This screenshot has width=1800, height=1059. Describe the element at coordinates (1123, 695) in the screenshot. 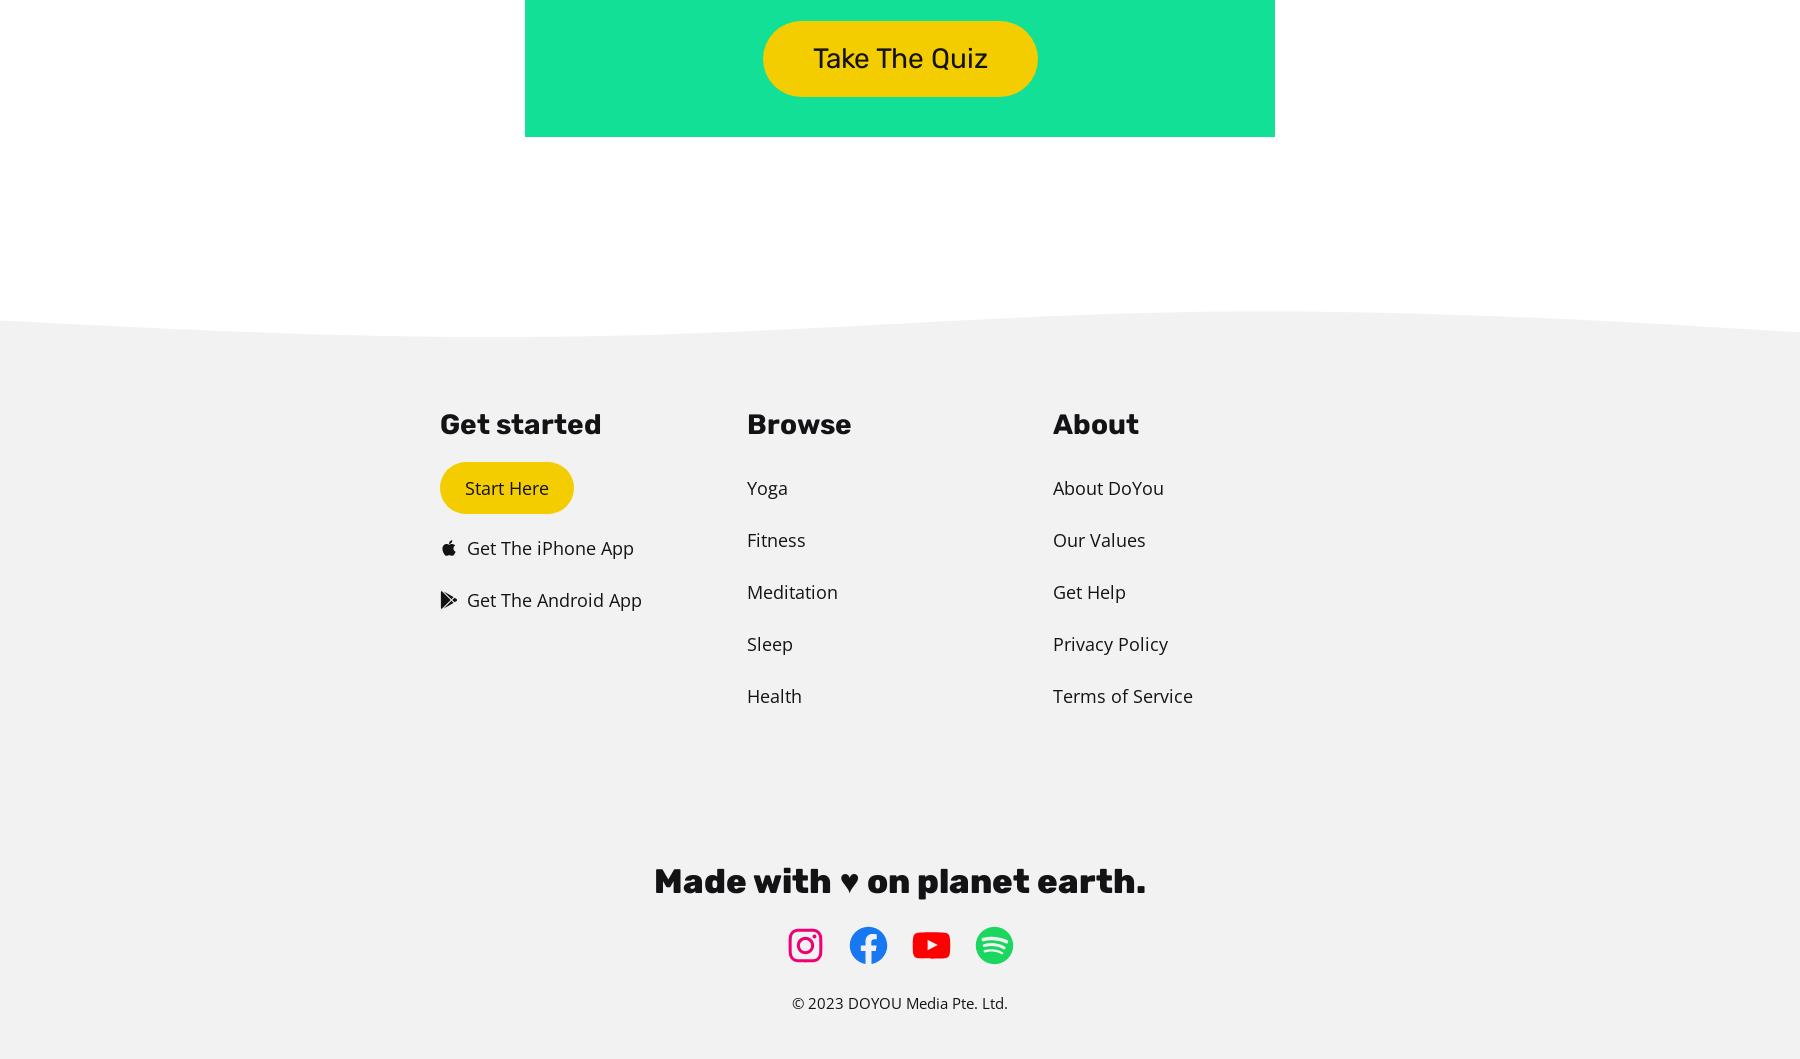

I see `'Terms of Service'` at that location.